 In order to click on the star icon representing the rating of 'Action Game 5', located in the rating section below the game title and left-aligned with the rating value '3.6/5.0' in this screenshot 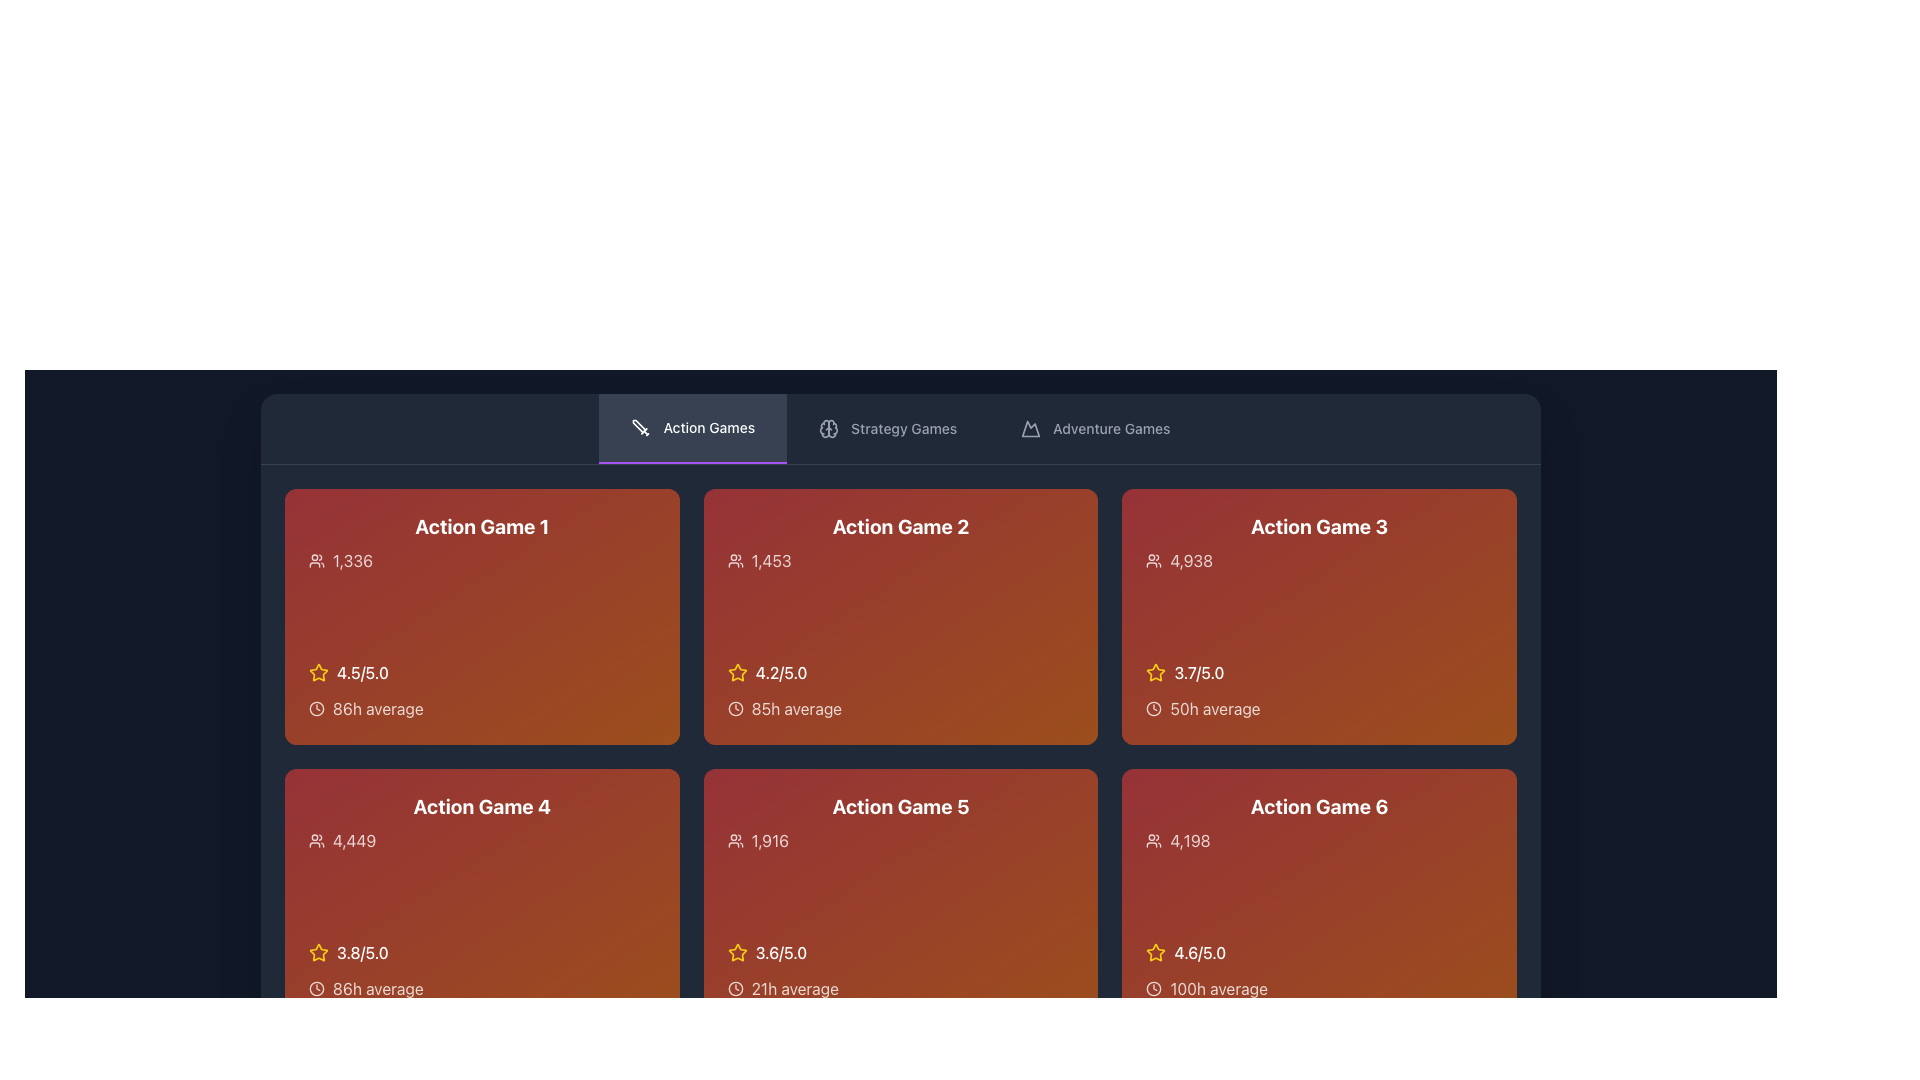, I will do `click(736, 951)`.